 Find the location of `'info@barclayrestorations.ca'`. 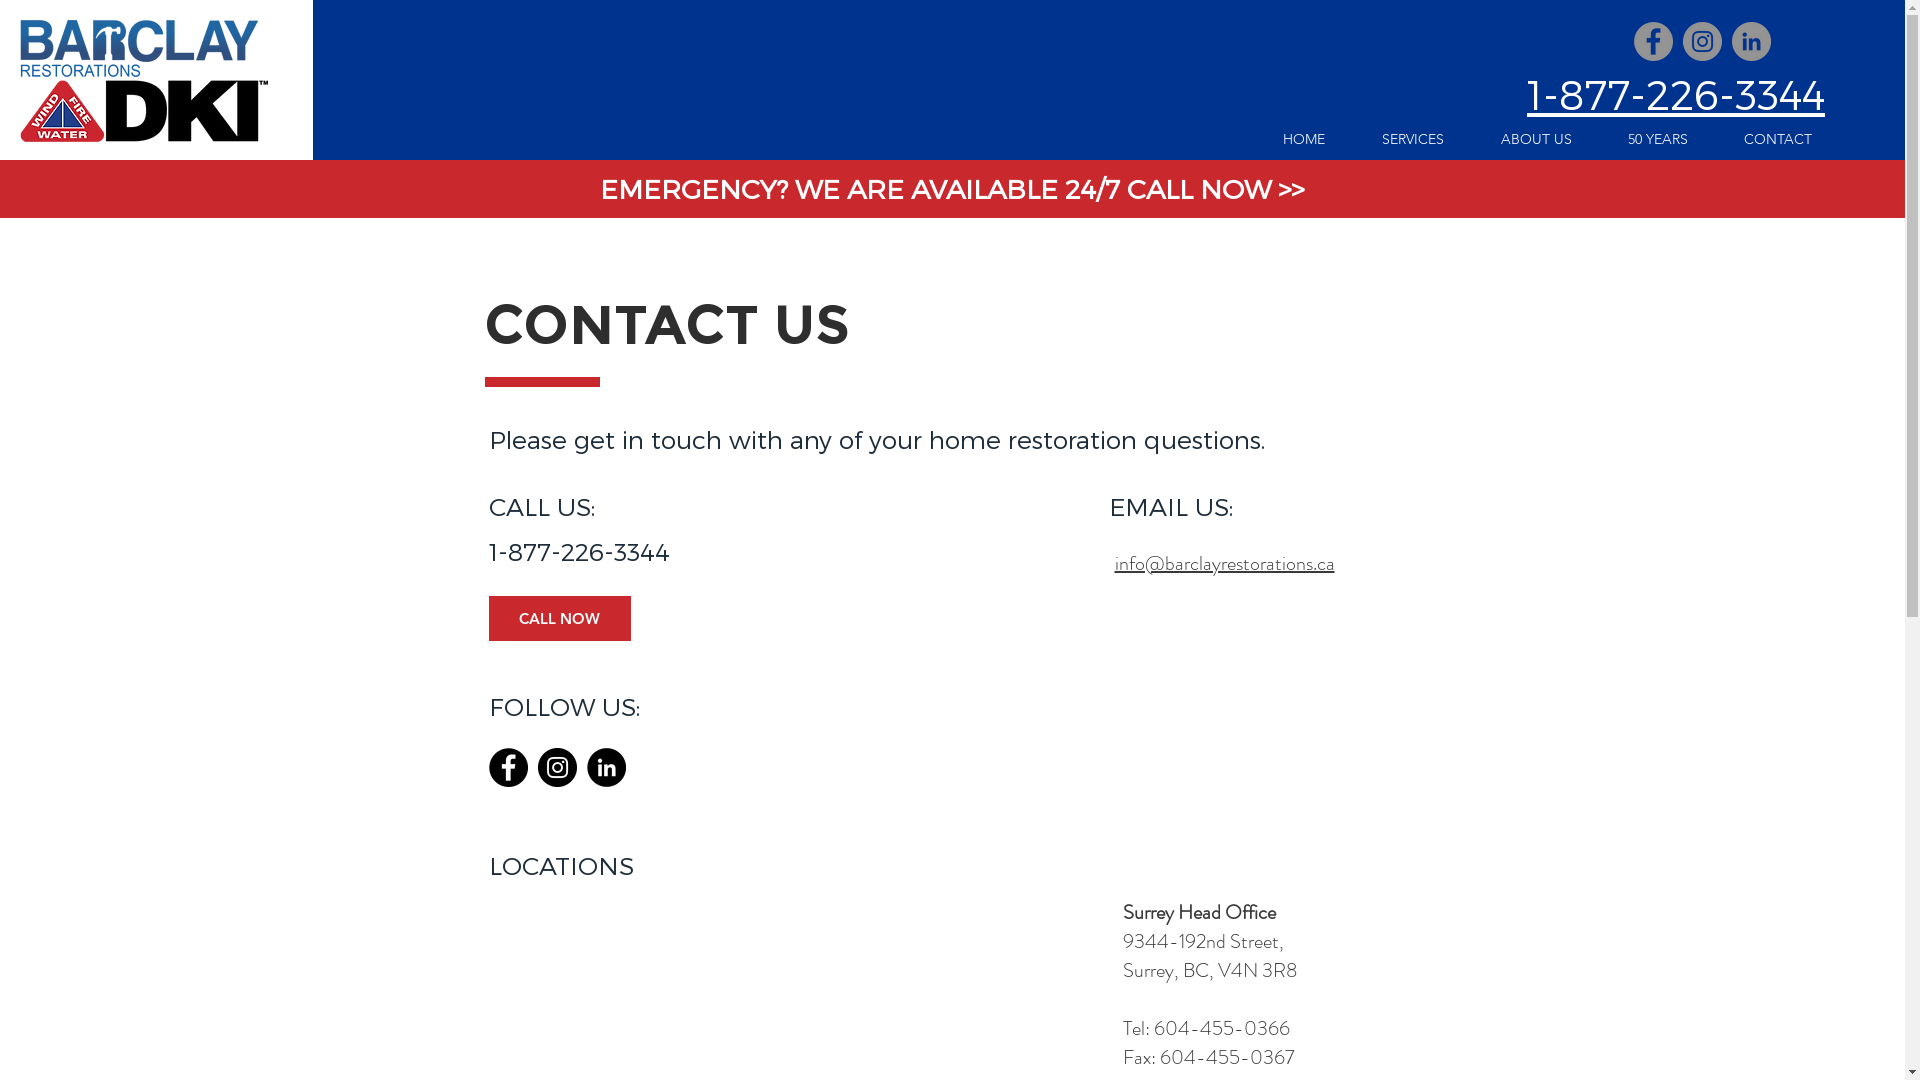

'info@barclayrestorations.ca' is located at coordinates (1223, 562).